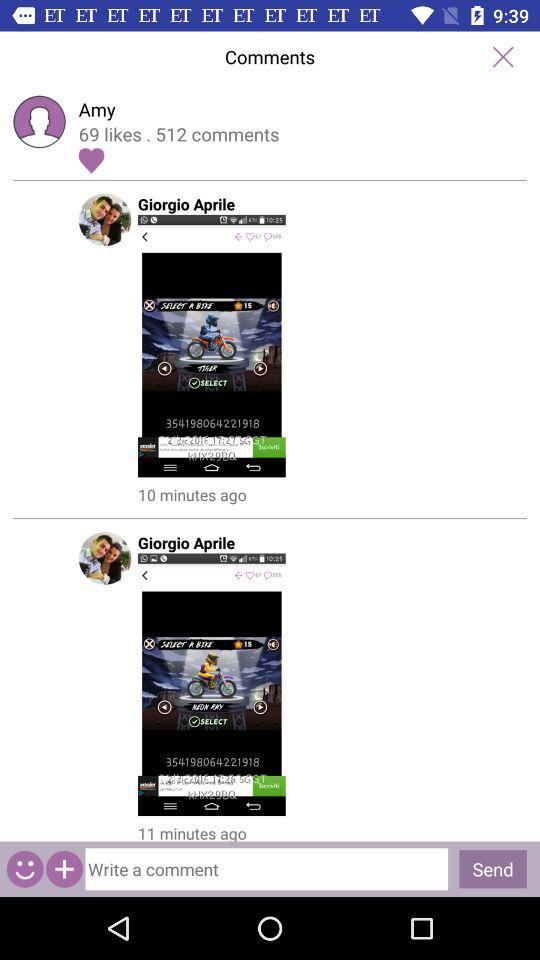 The width and height of the screenshot is (540, 960). What do you see at coordinates (24, 868) in the screenshot?
I see `emaji` at bounding box center [24, 868].